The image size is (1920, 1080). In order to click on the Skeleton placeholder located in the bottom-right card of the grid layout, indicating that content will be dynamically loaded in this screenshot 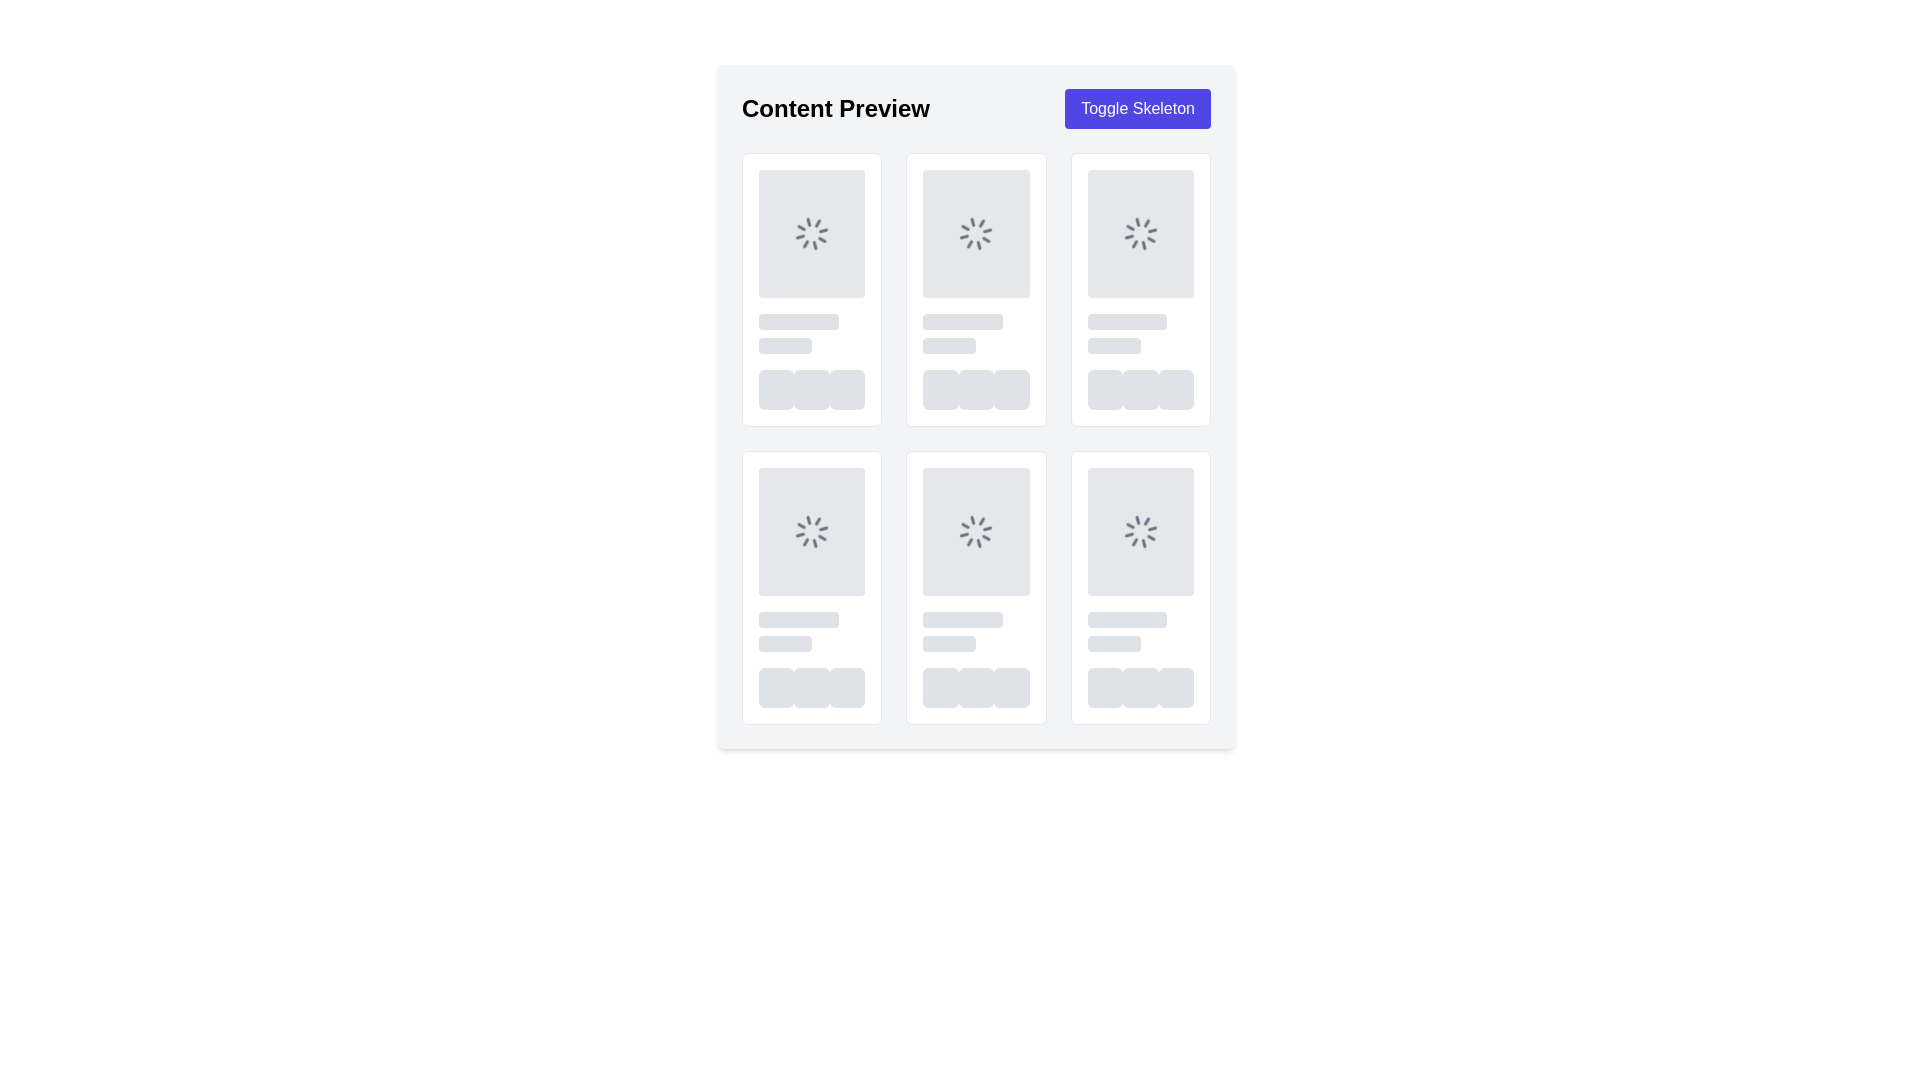, I will do `click(1140, 632)`.